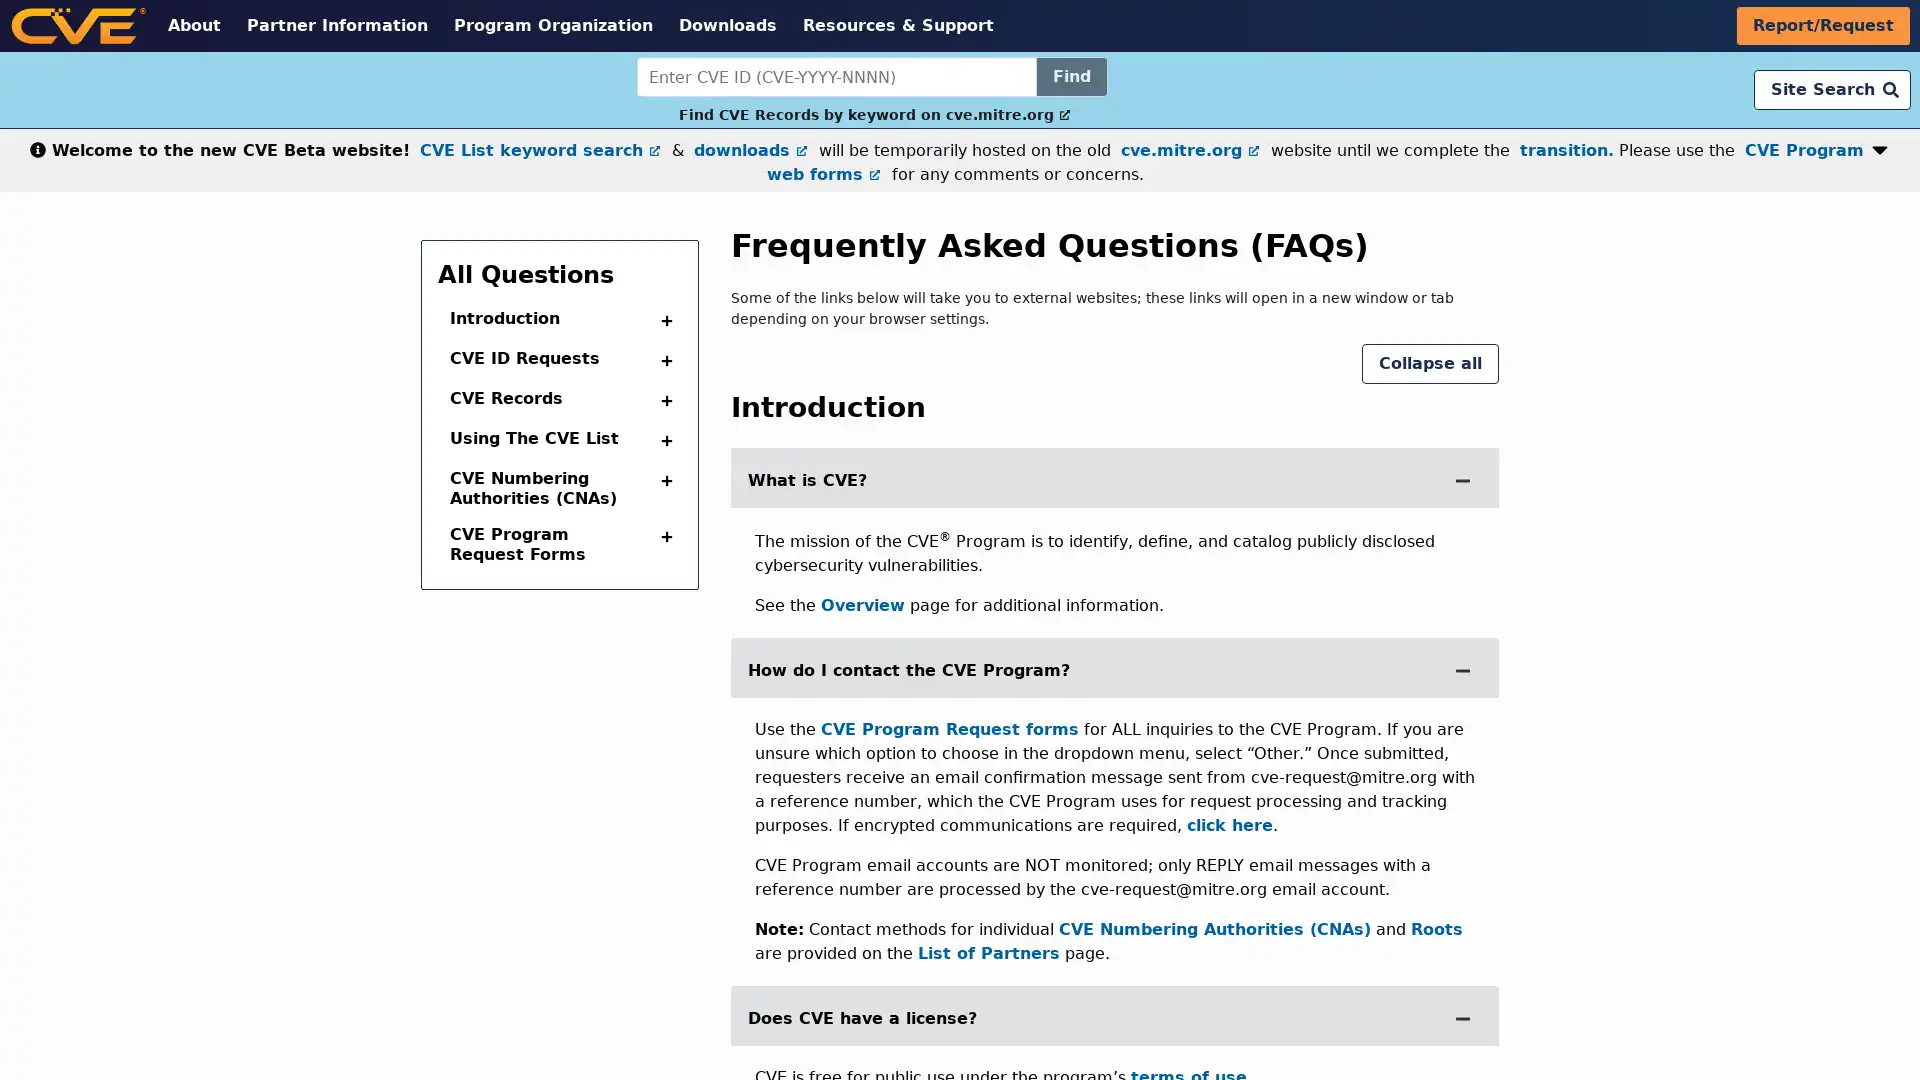  I want to click on expand, so click(662, 319).